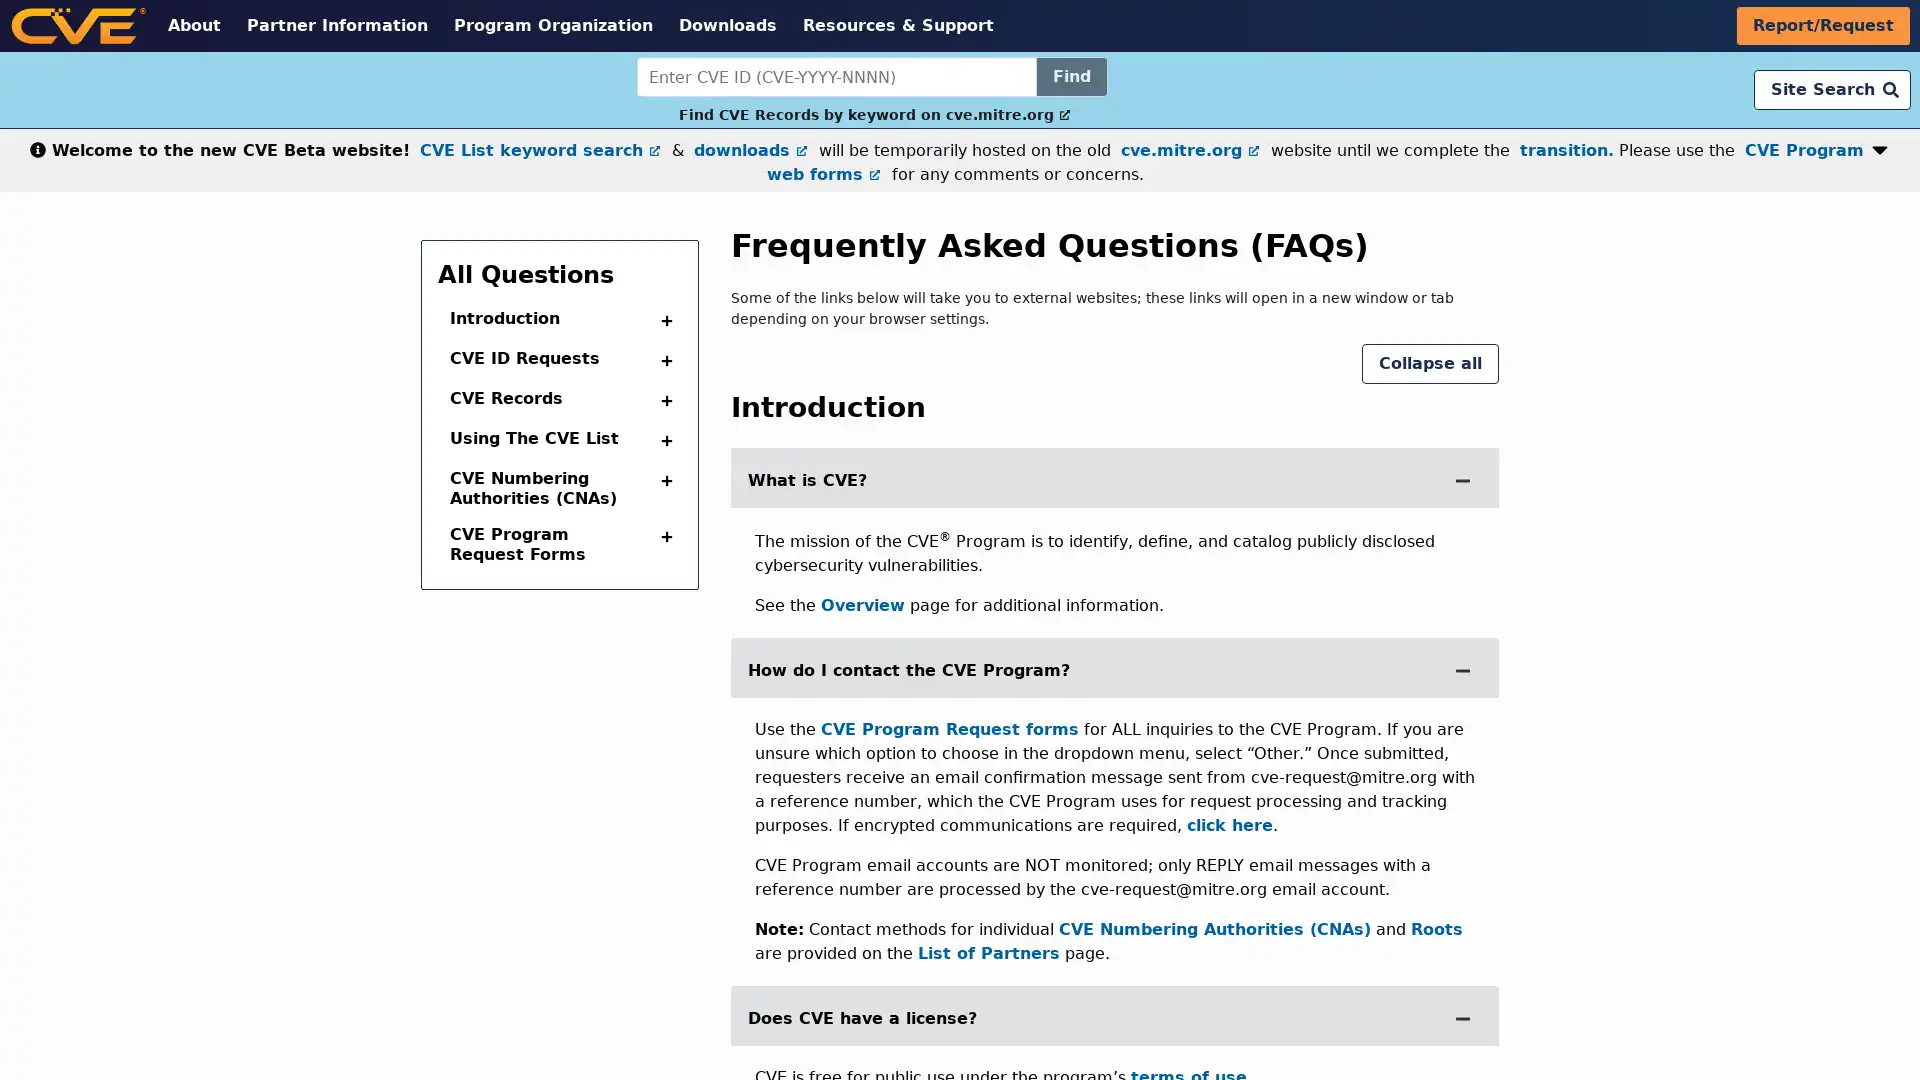  I want to click on expand, so click(662, 319).